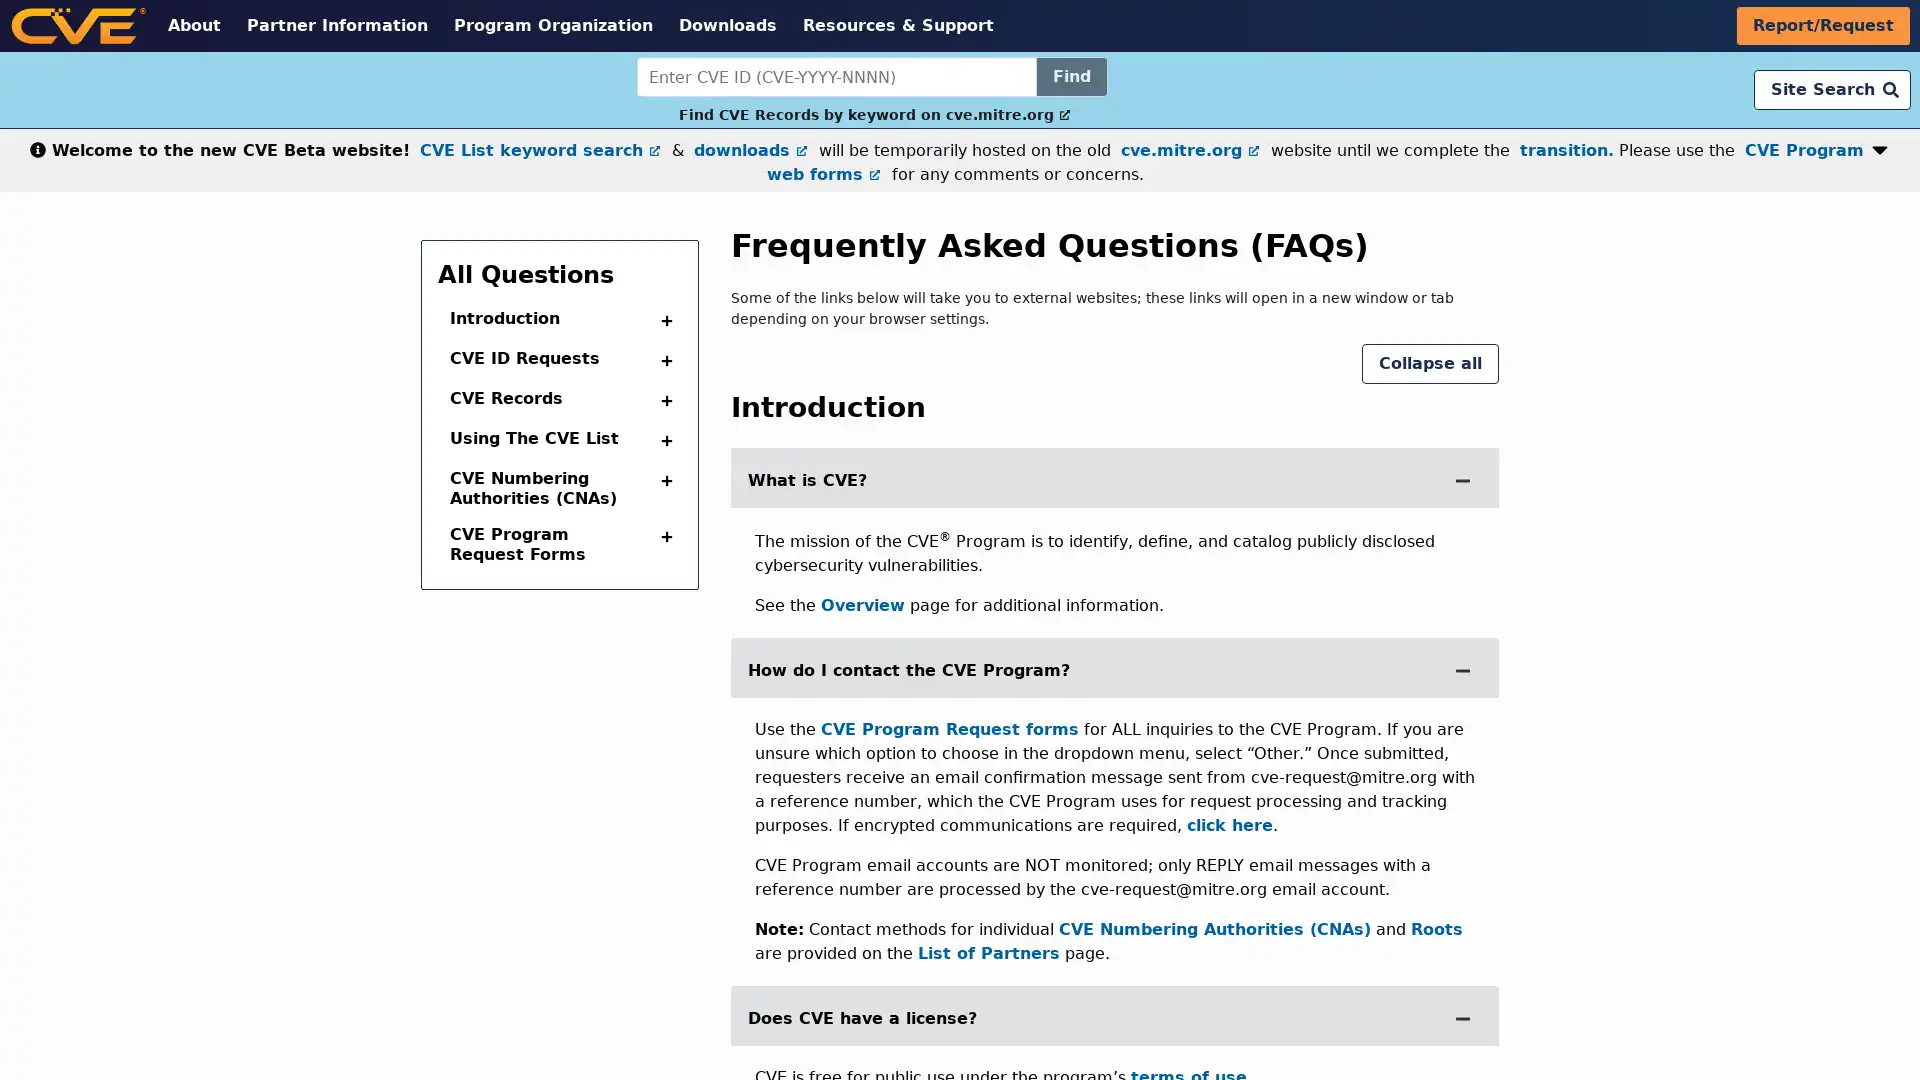  I want to click on expand, so click(662, 319).